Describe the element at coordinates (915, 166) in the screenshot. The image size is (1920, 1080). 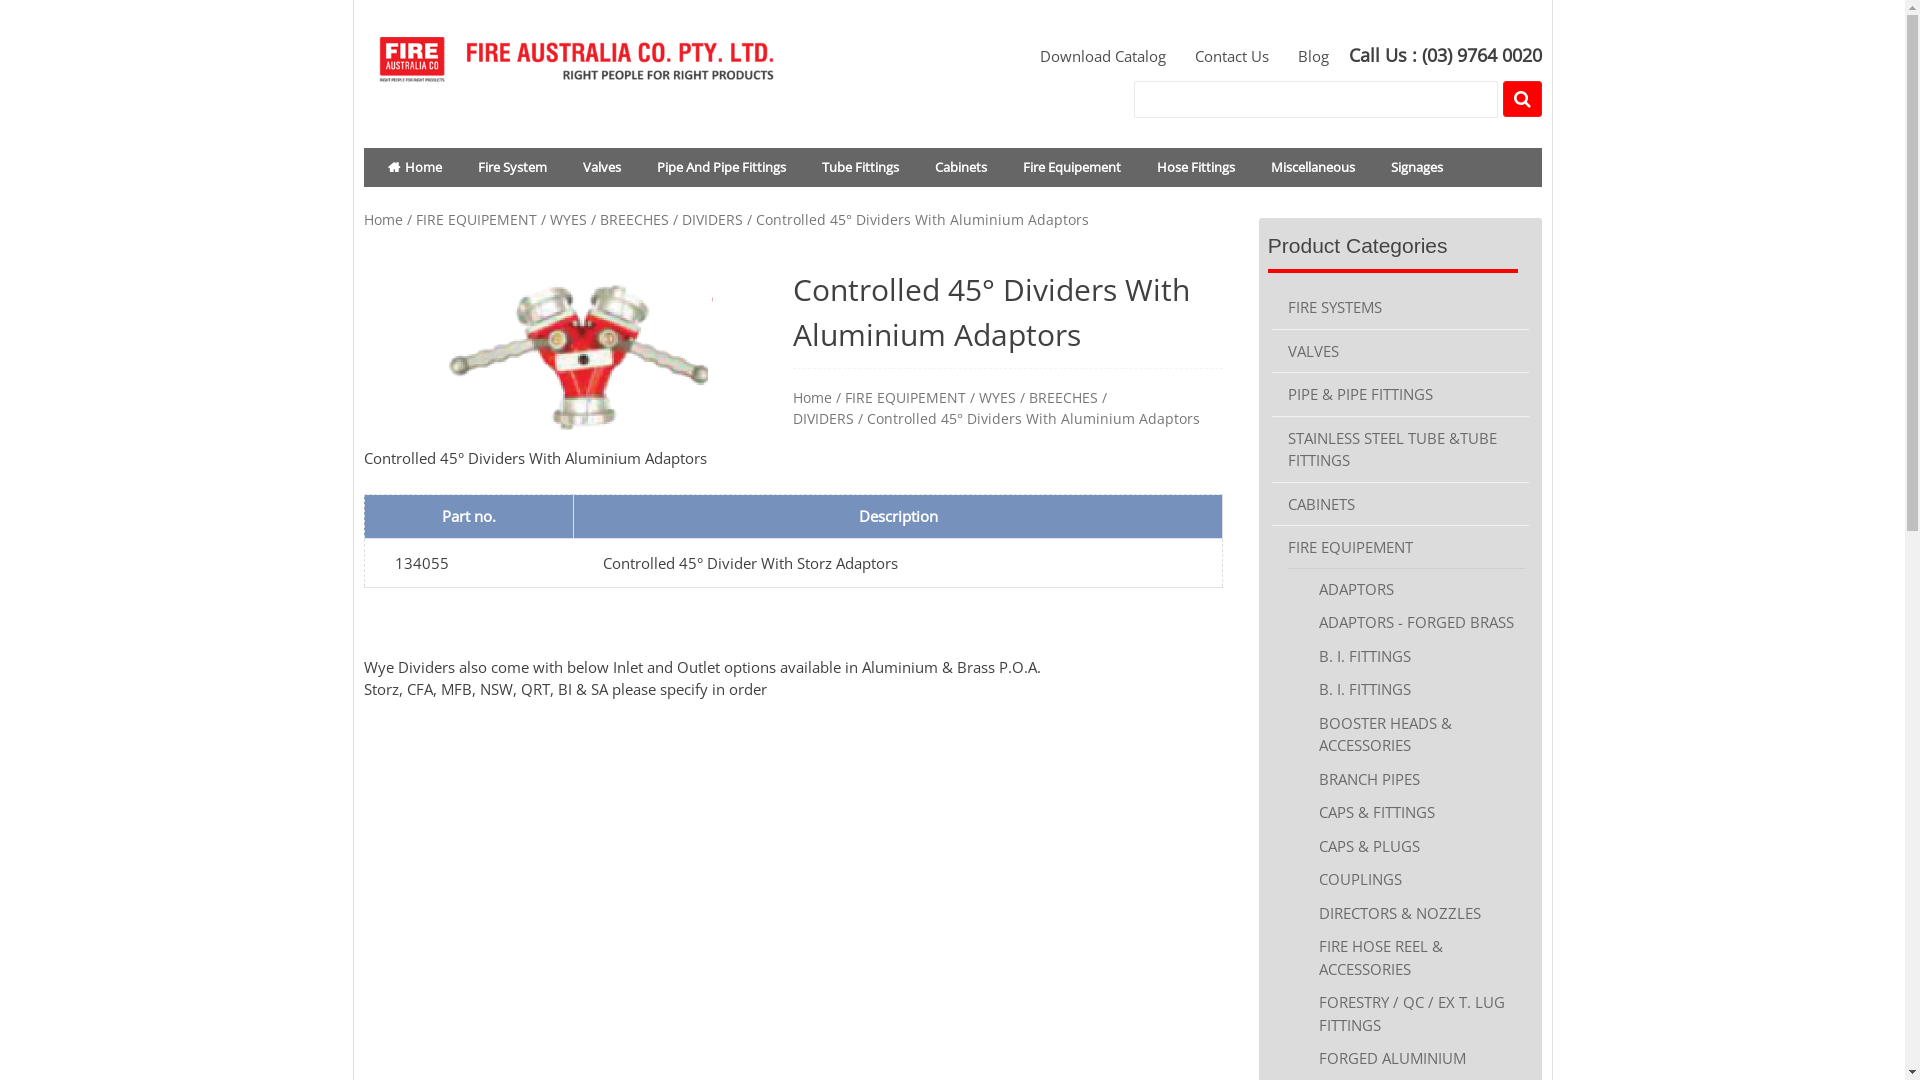
I see `'Cabinets'` at that location.